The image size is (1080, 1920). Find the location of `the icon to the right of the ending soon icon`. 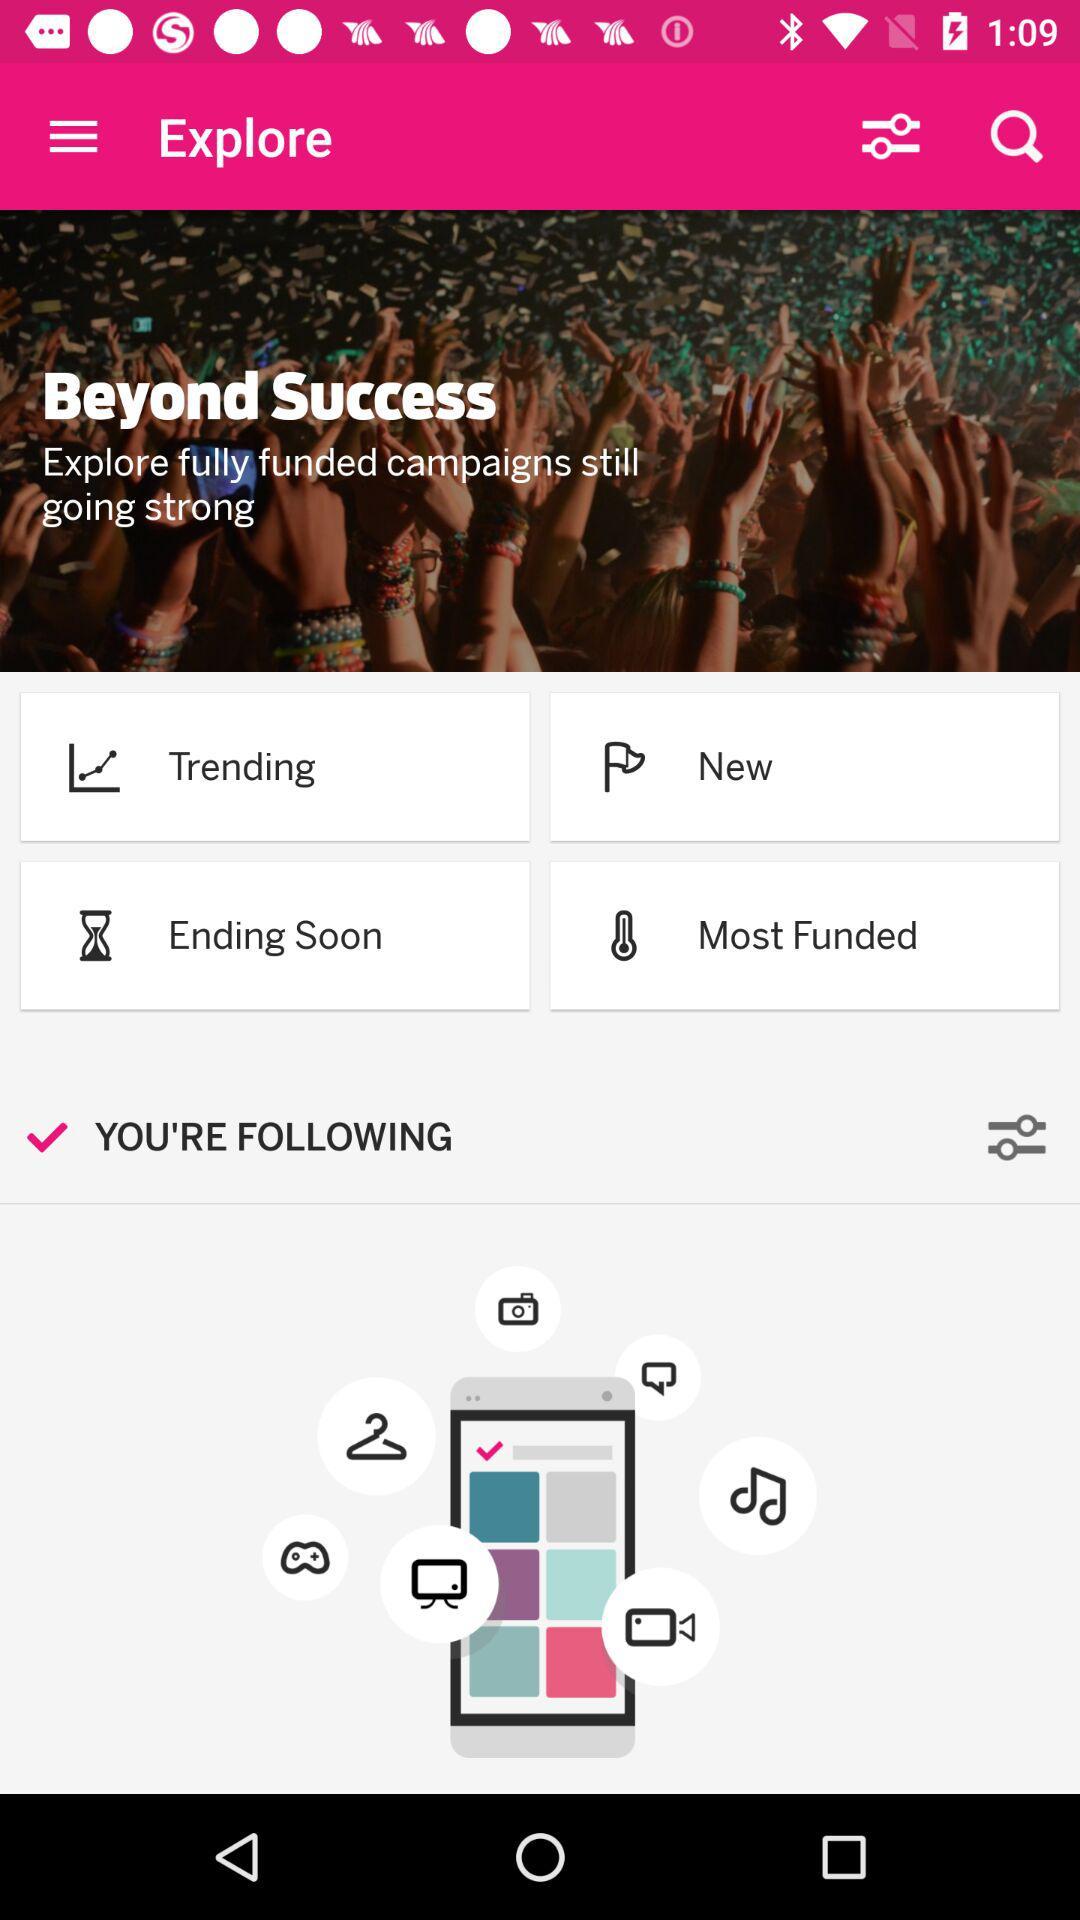

the icon to the right of the ending soon icon is located at coordinates (623, 934).